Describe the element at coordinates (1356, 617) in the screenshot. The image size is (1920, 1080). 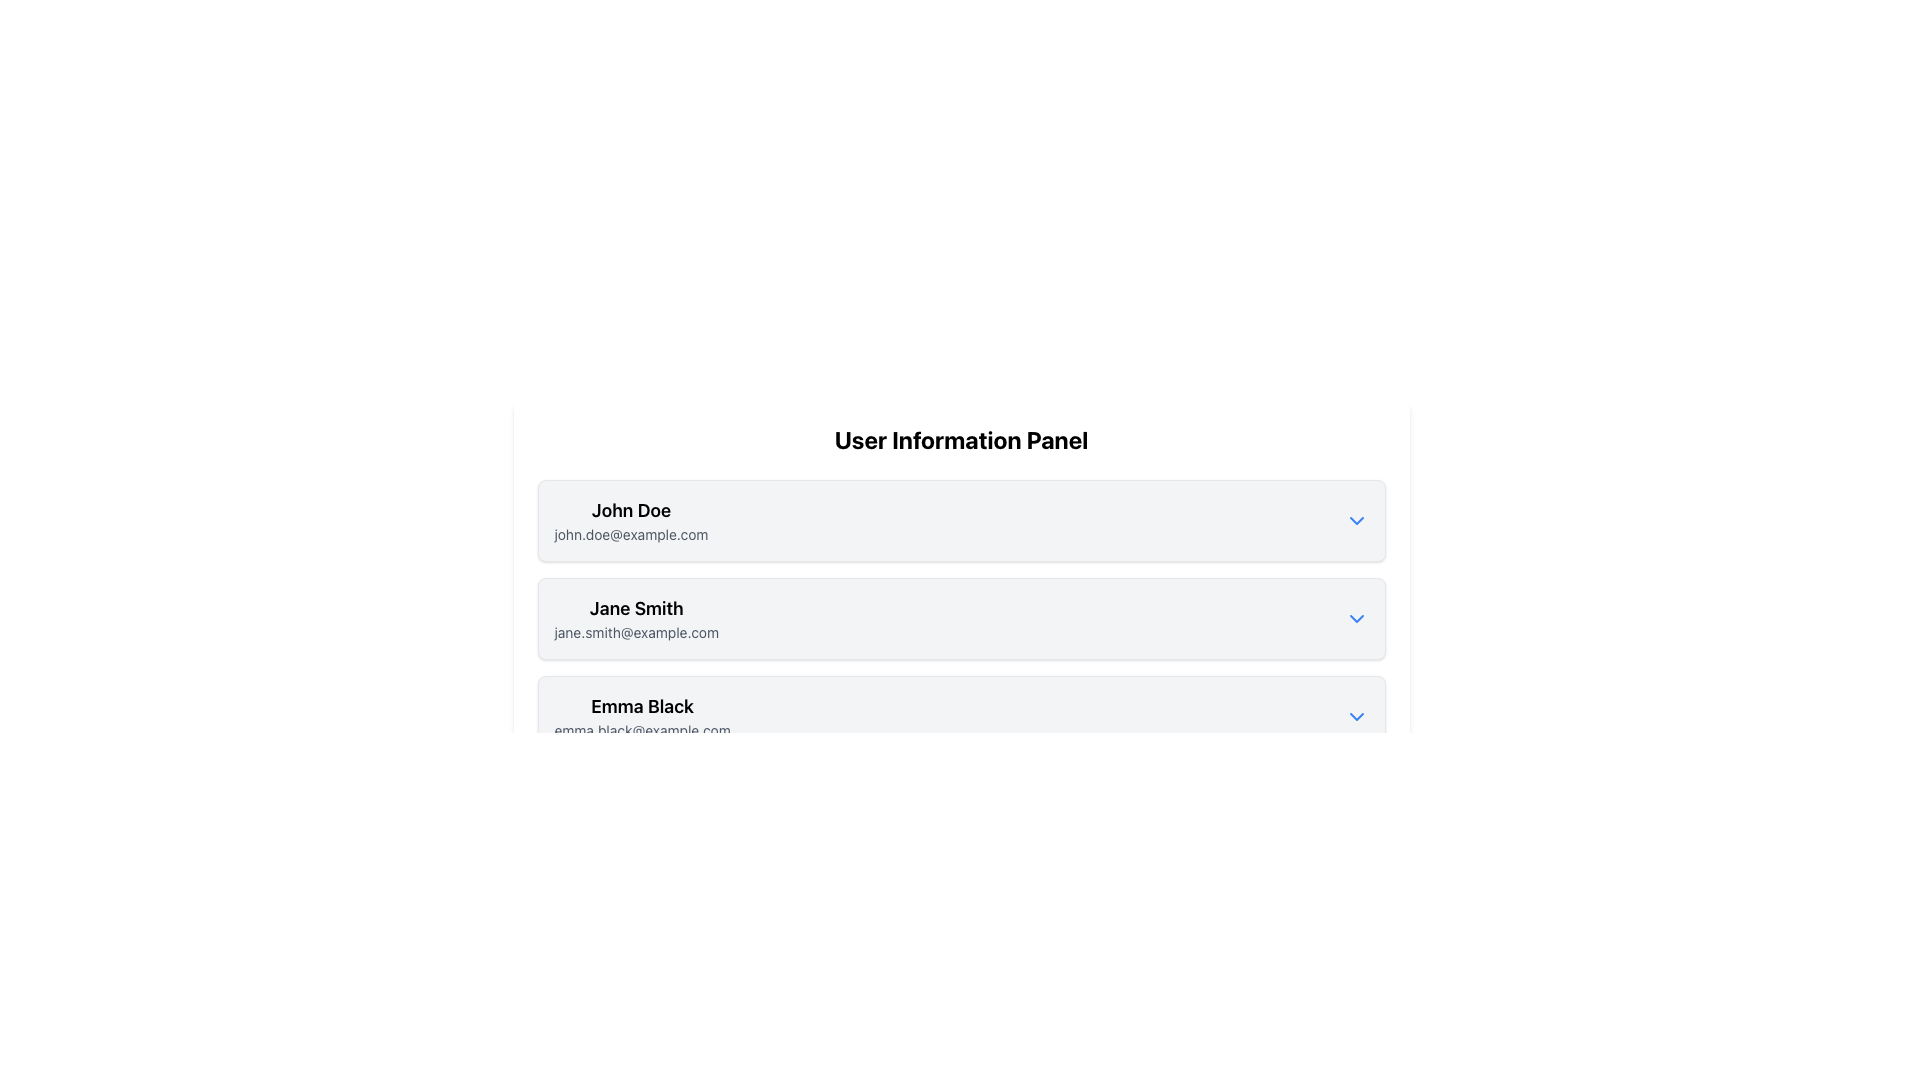
I see `the downward-facing blue chevron icon on the right side of the user entry 'Jane Smith - jane.smith@example.com'` at that location.